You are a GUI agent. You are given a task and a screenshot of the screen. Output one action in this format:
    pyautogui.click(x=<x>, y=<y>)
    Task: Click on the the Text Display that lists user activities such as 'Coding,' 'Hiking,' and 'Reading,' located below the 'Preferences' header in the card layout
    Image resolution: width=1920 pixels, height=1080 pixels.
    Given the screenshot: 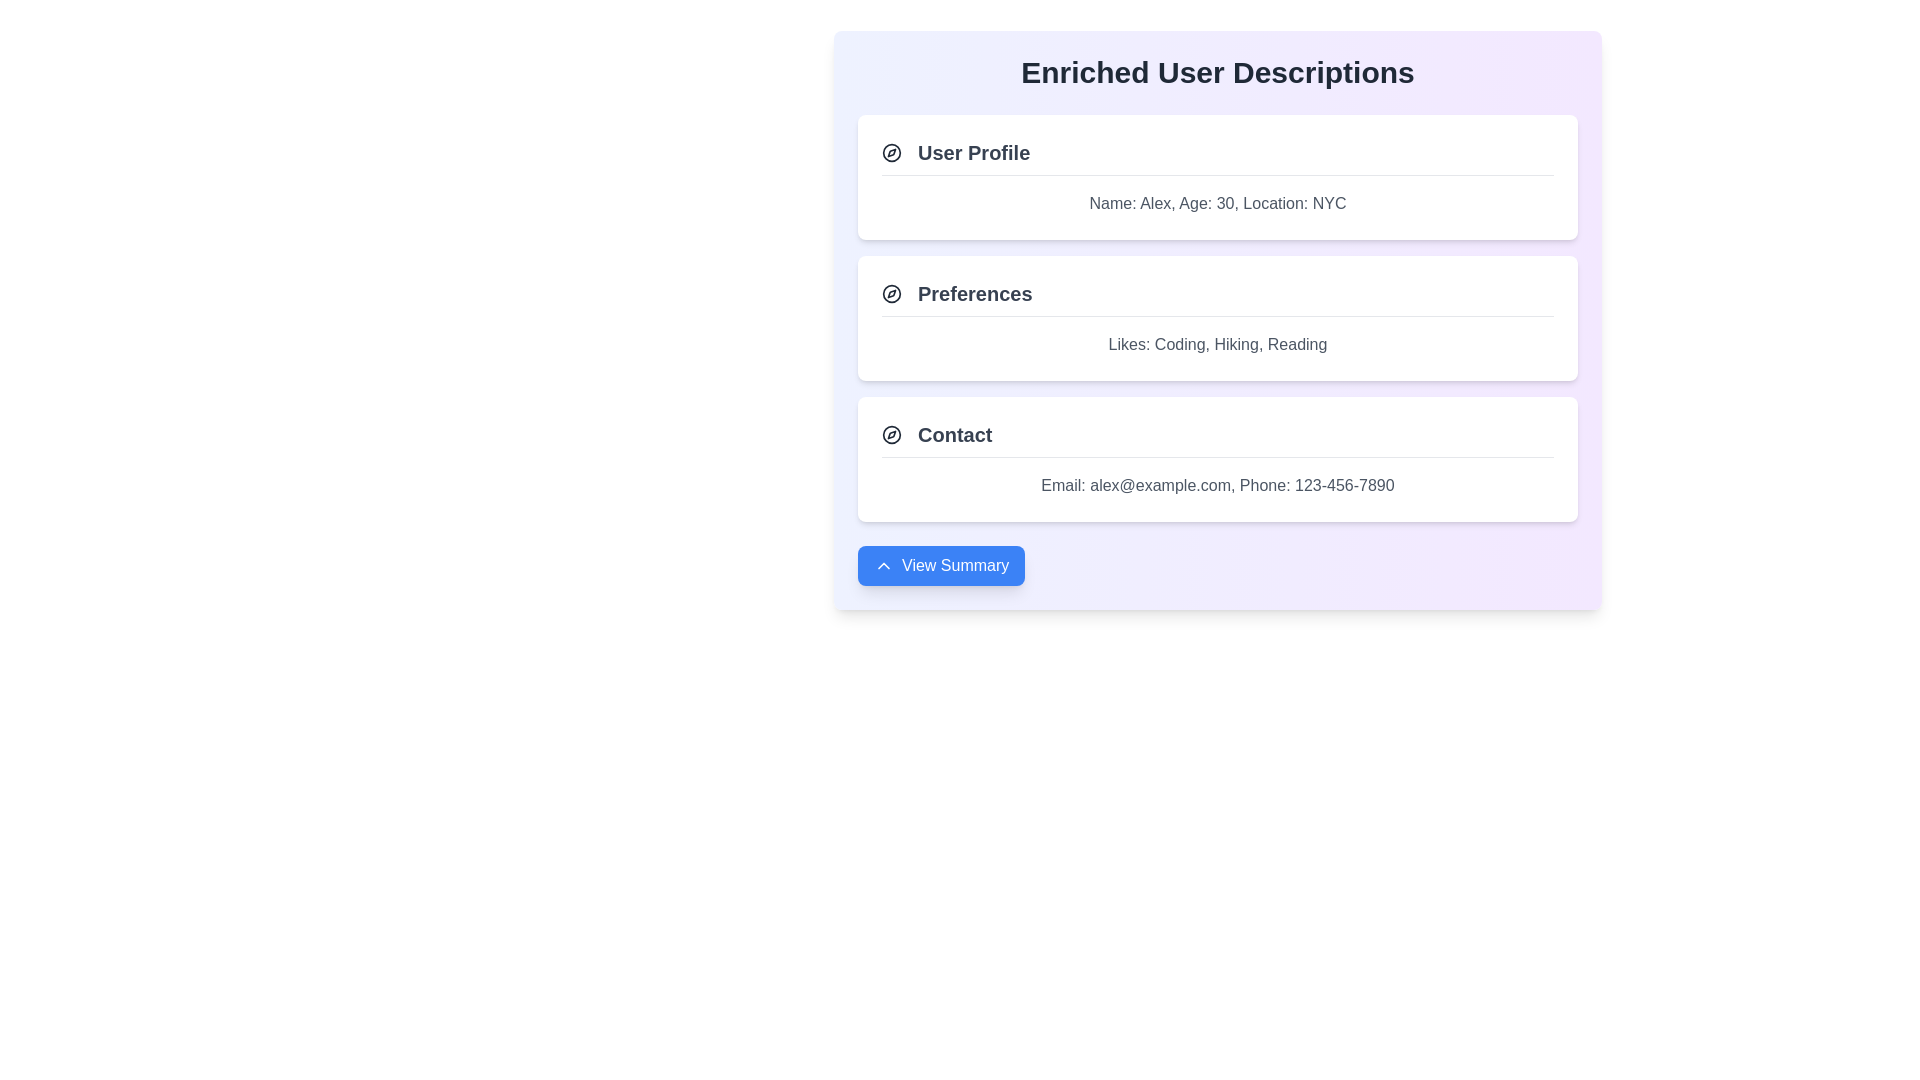 What is the action you would take?
    pyautogui.click(x=1217, y=335)
    